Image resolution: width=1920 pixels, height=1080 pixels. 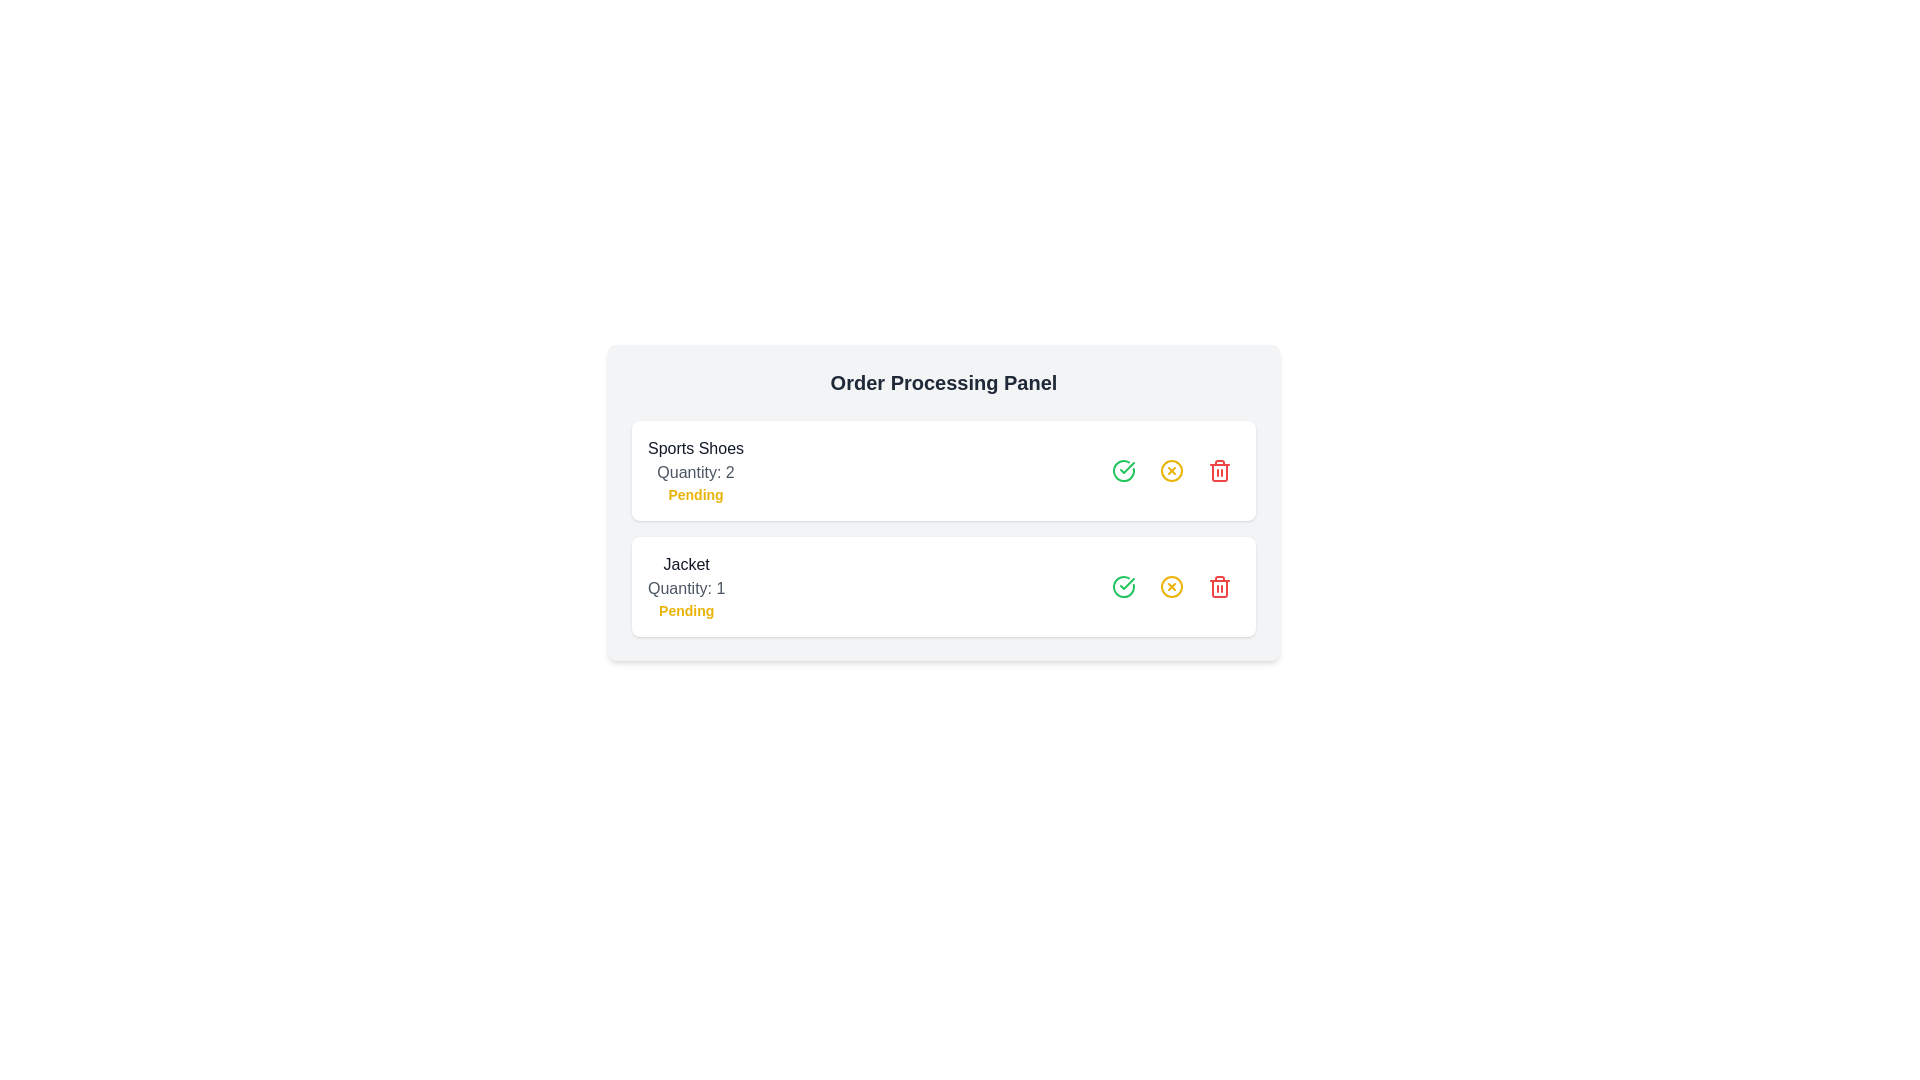 I want to click on the cancel or close icon located in the top item of the 'Order Processing Panel', positioned to the right of the item description and the green checkmark icon, and to the left of the trash bin icon, so click(x=1171, y=470).